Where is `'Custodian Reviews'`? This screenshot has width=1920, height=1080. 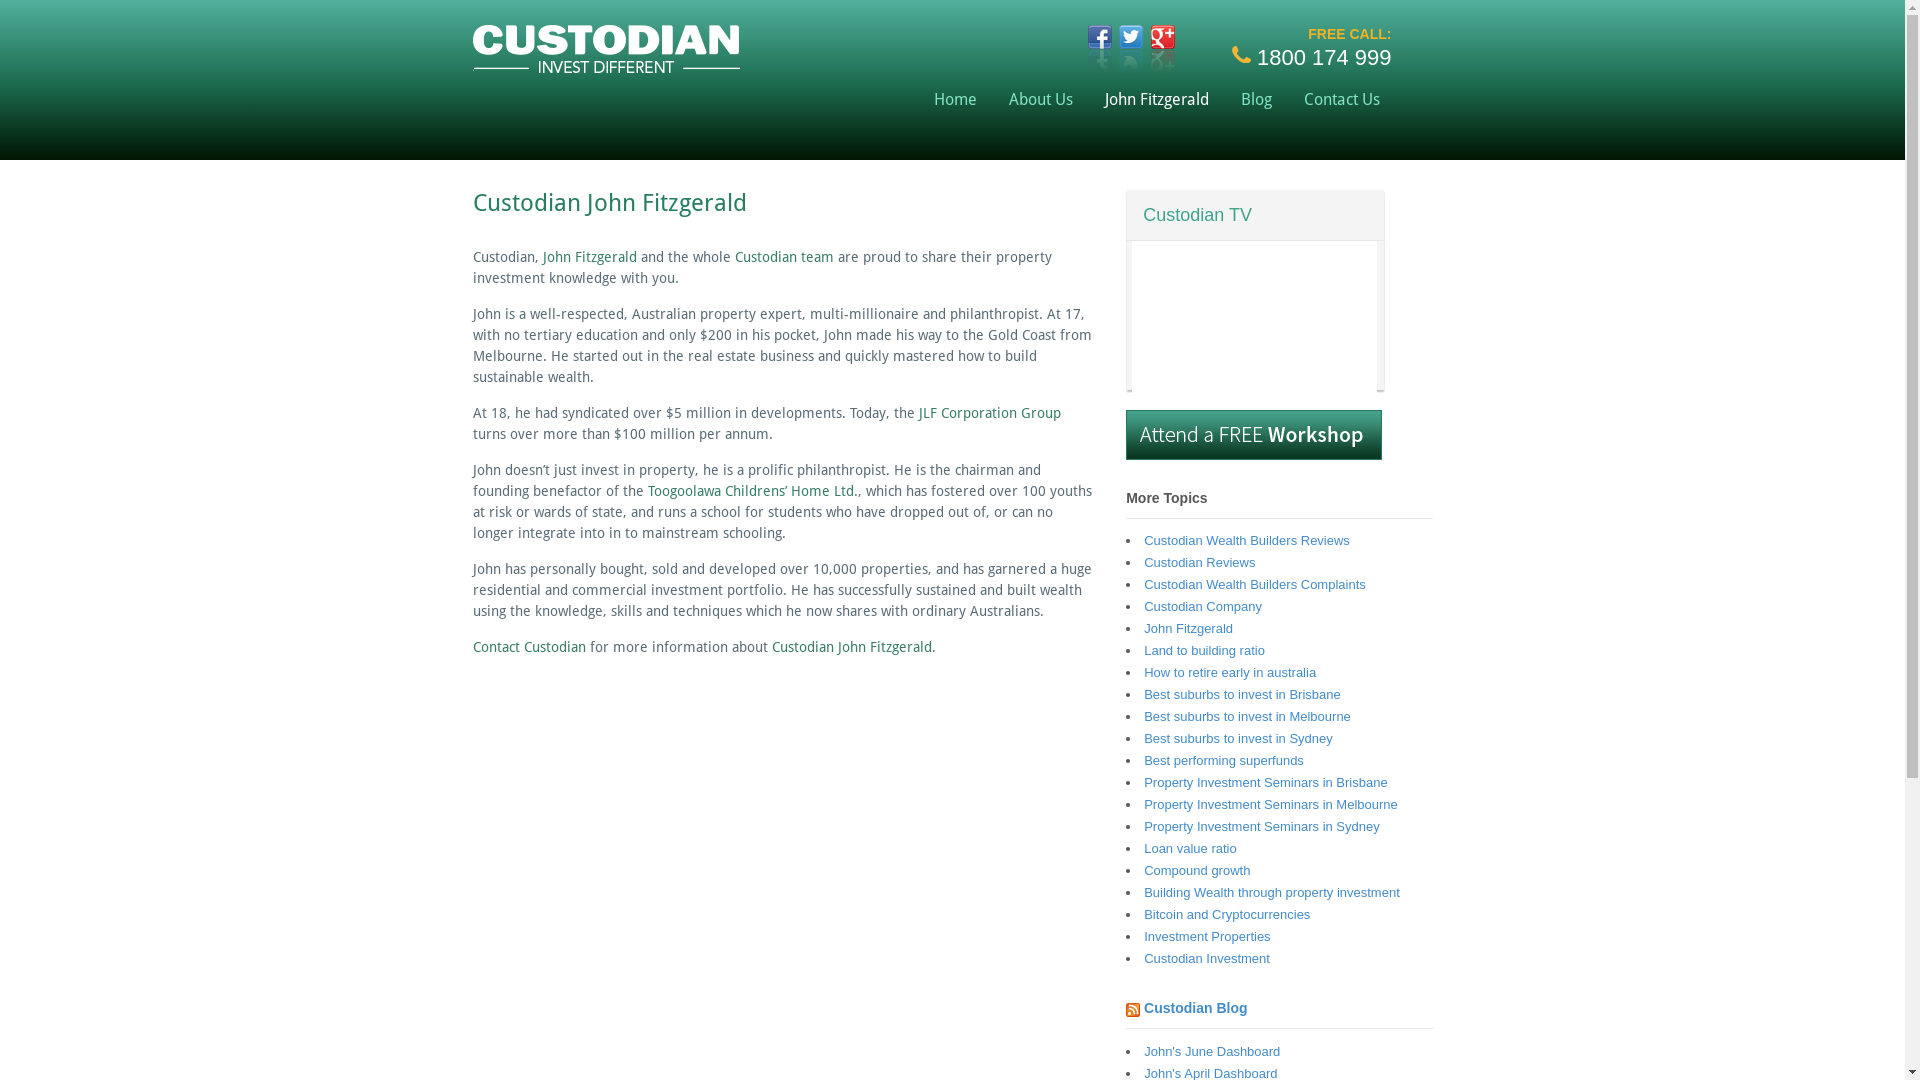
'Custodian Reviews' is located at coordinates (1199, 562).